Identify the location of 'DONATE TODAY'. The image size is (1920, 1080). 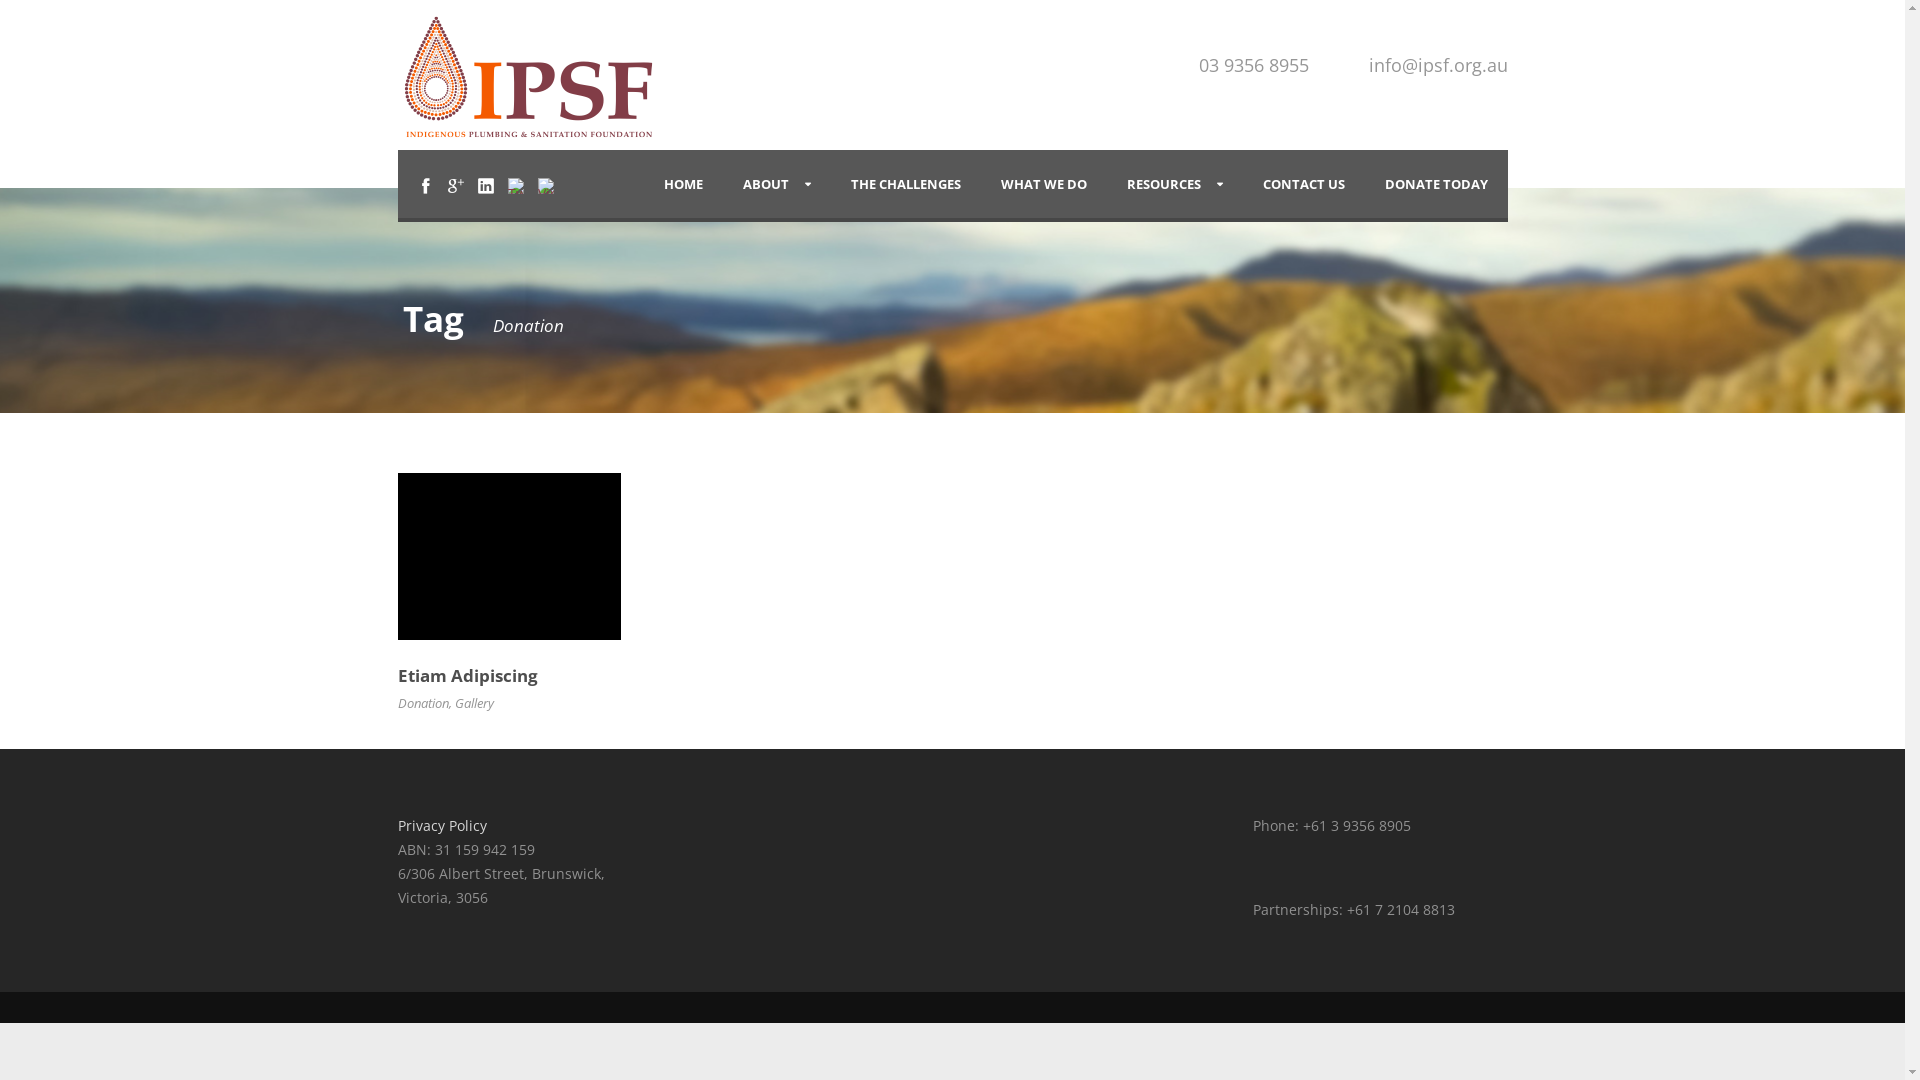
(1434, 184).